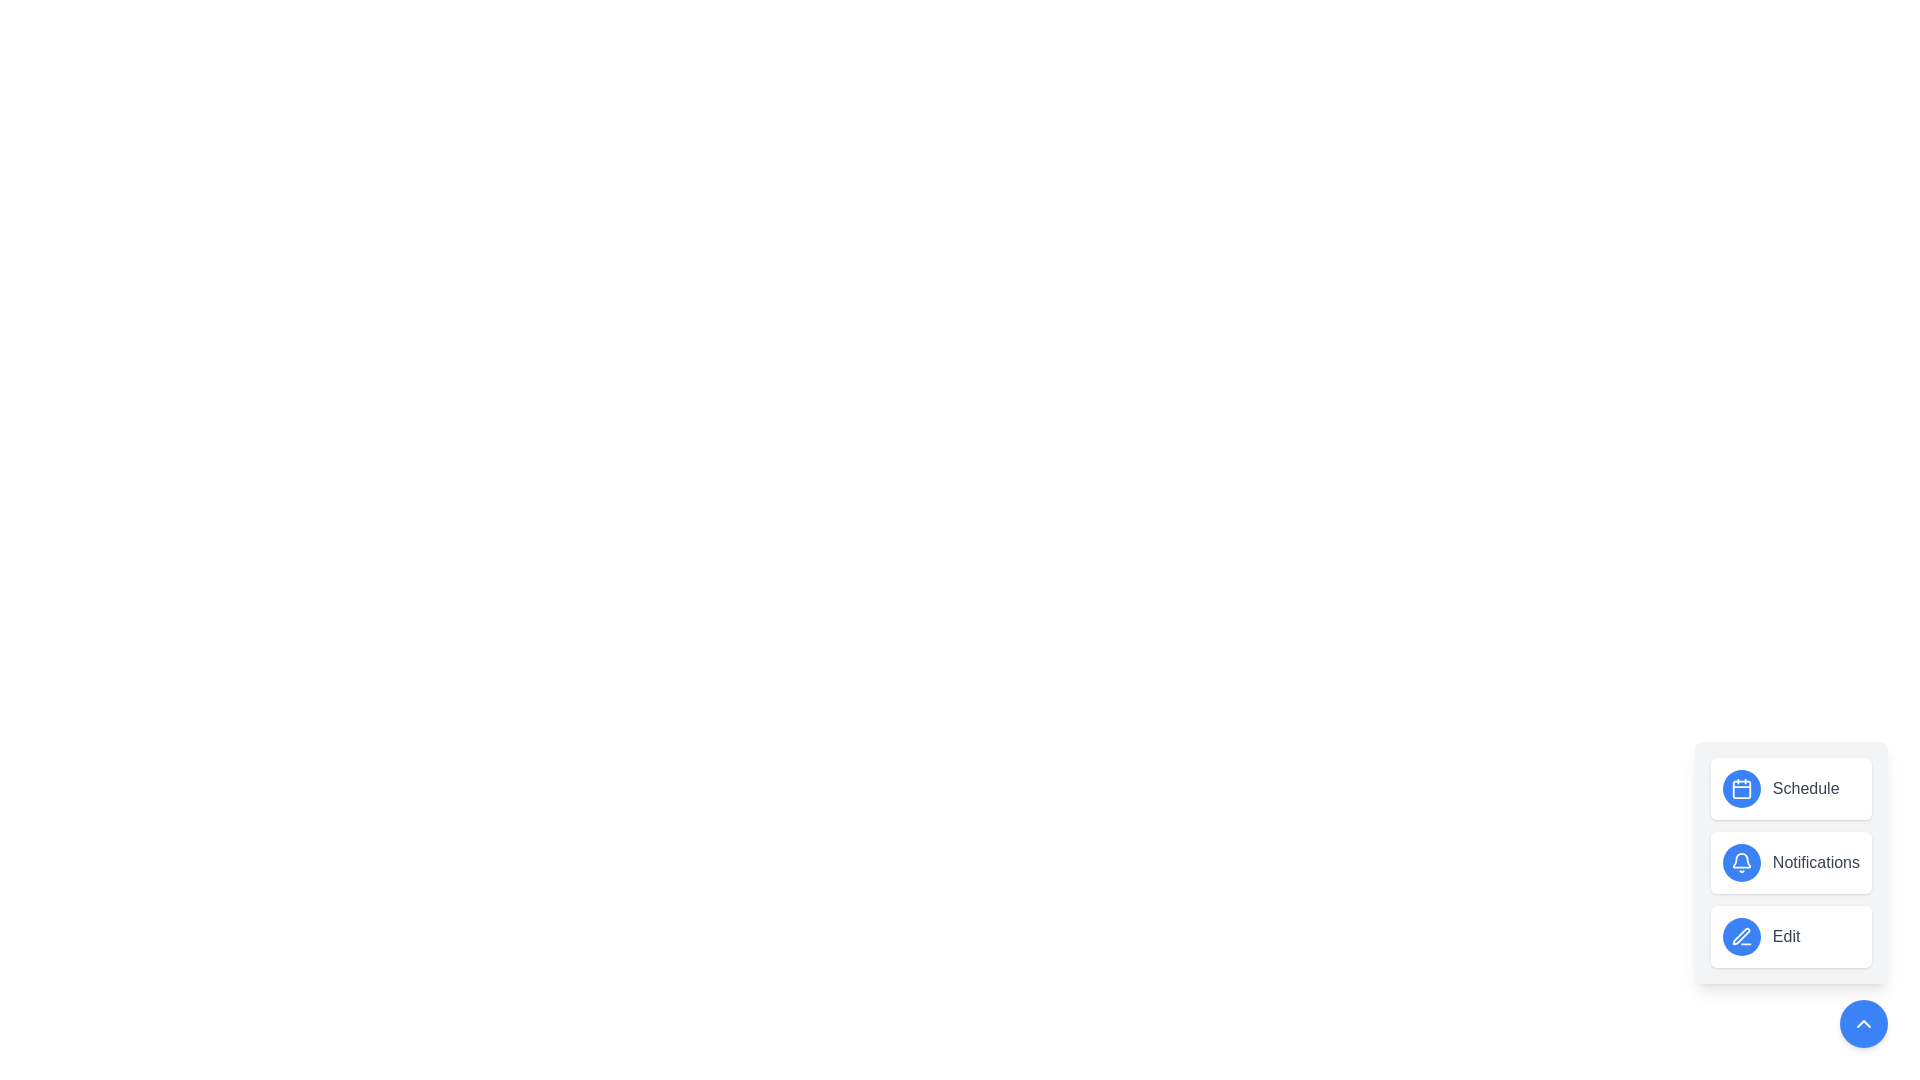 This screenshot has width=1920, height=1080. I want to click on the 'Notifications' button to select it, so click(1790, 862).